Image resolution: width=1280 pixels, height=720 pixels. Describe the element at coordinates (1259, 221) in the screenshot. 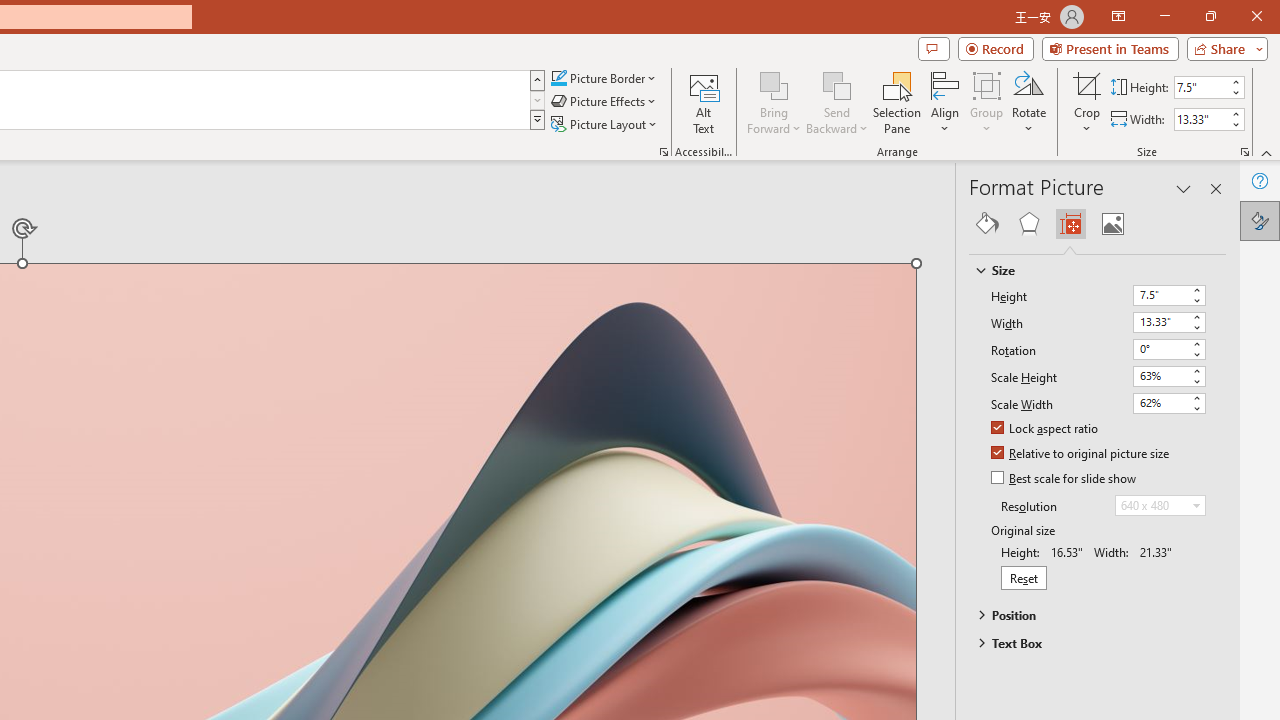

I see `'Format Picture'` at that location.